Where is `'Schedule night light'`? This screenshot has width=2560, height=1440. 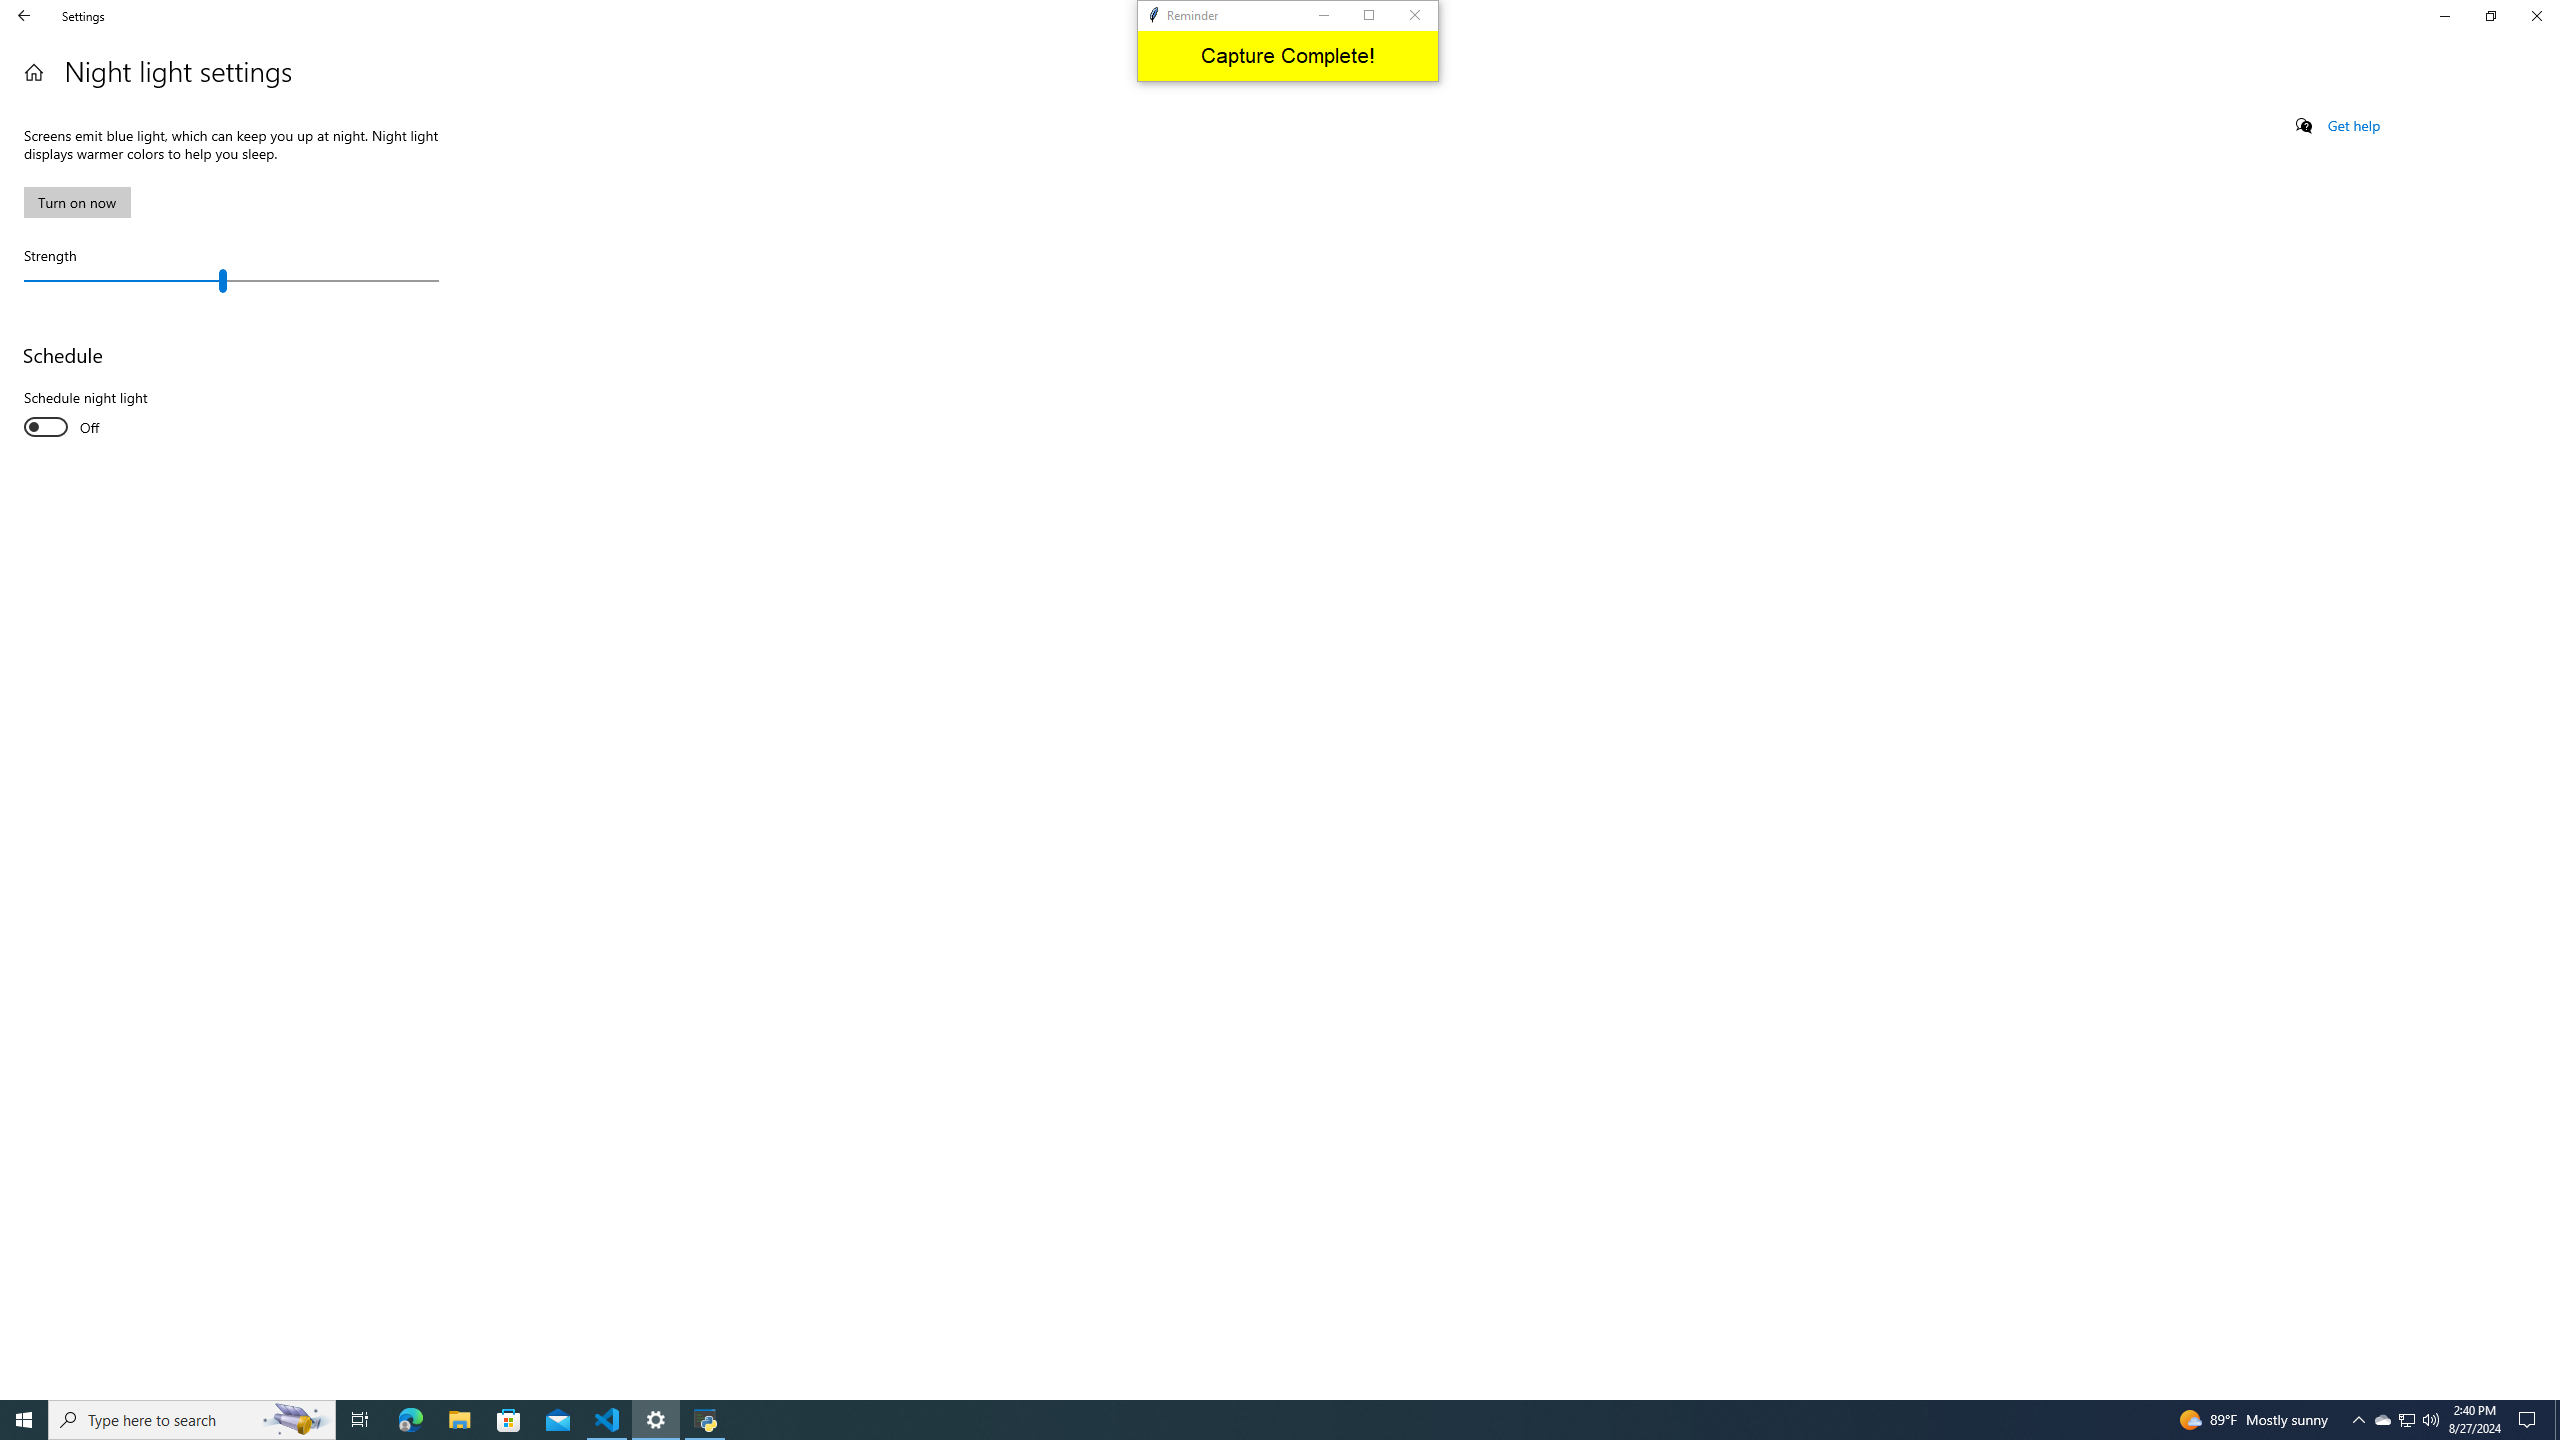
'Schedule night light' is located at coordinates (97, 414).